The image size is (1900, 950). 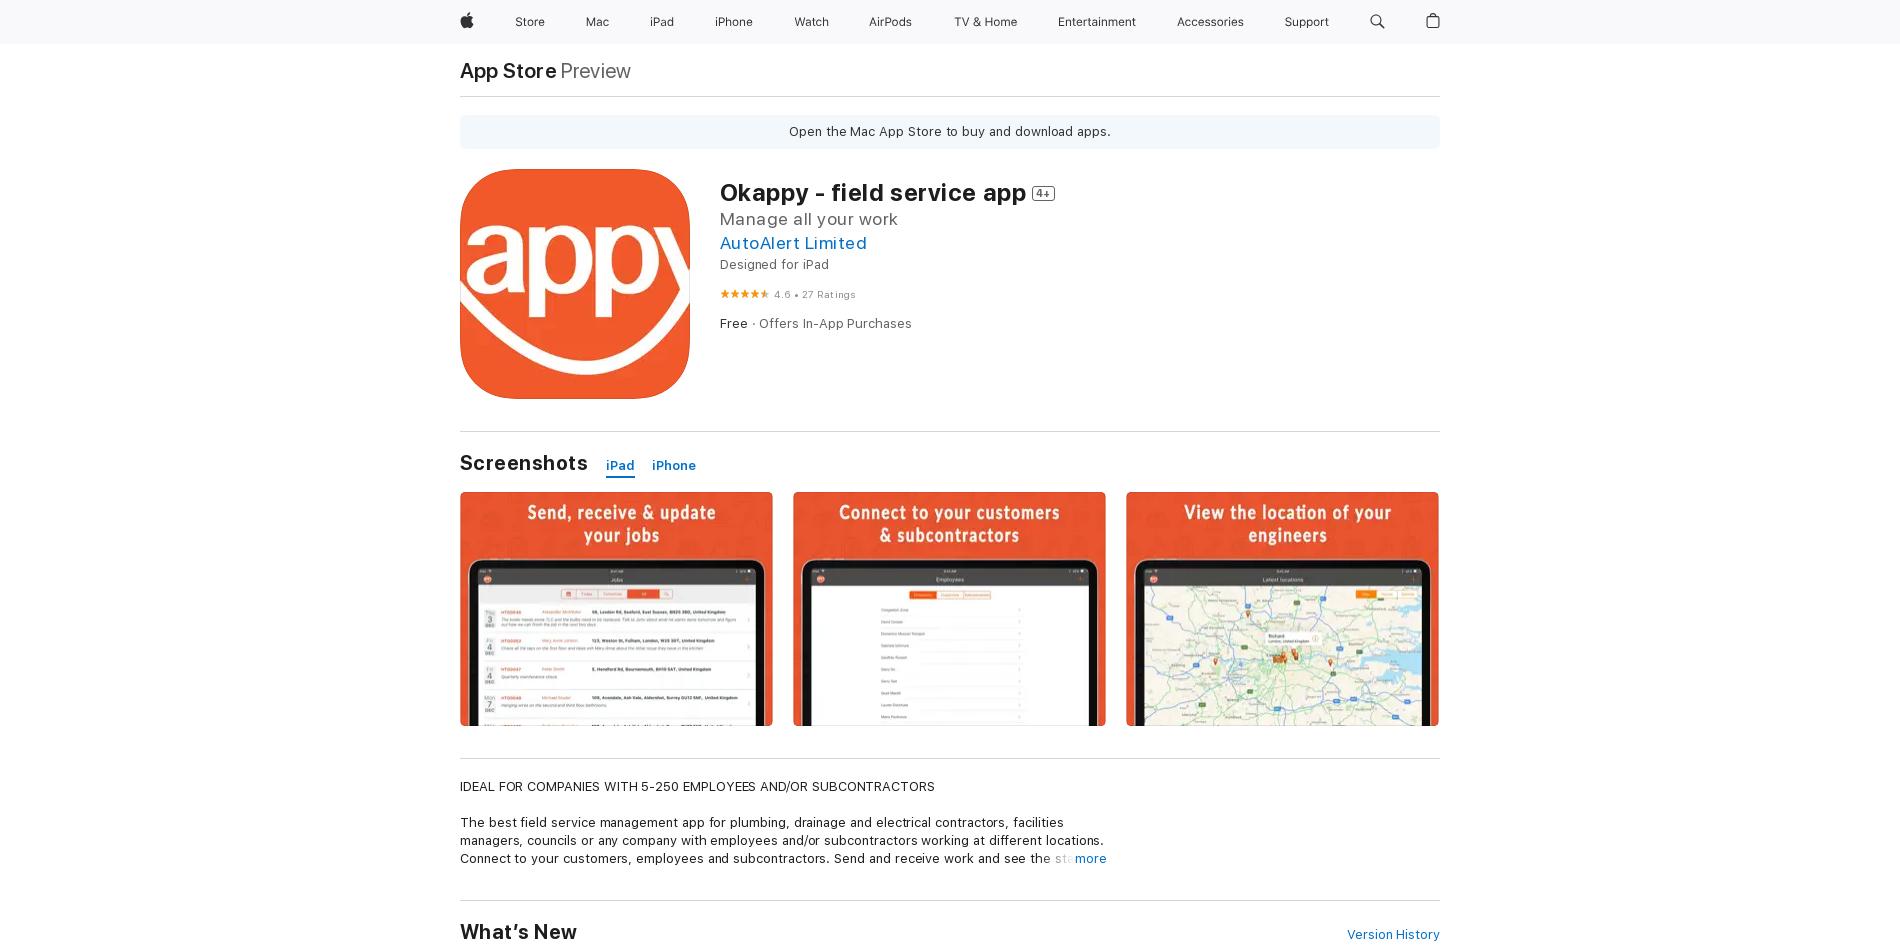 What do you see at coordinates (518, 931) in the screenshot?
I see `'What’s New'` at bounding box center [518, 931].